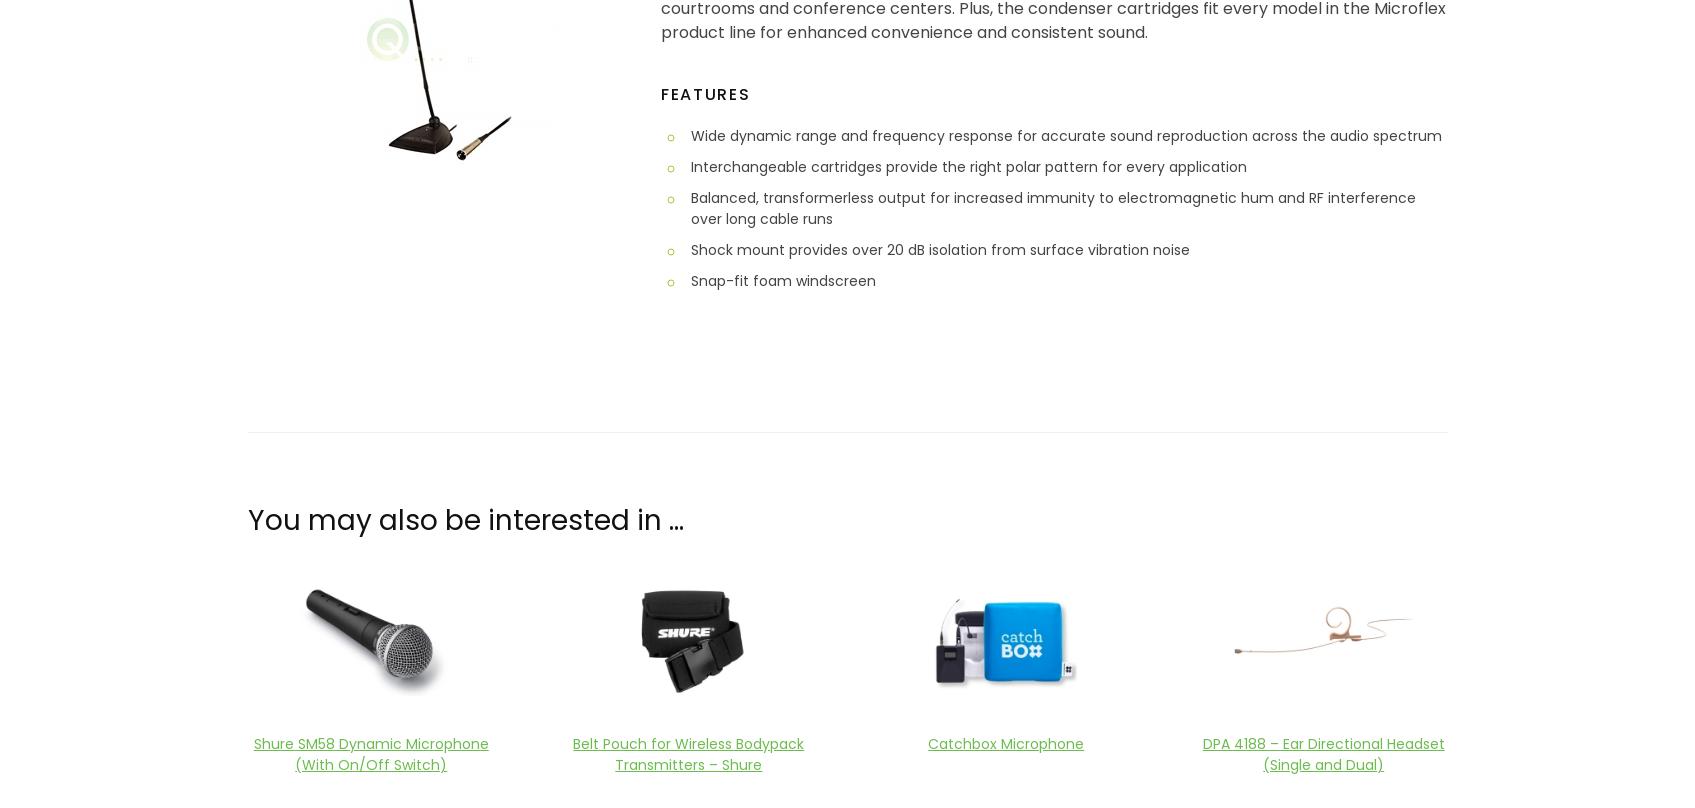  I want to click on 'Shock mount provides over 20 dB isolation from surface vibration noise', so click(939, 249).